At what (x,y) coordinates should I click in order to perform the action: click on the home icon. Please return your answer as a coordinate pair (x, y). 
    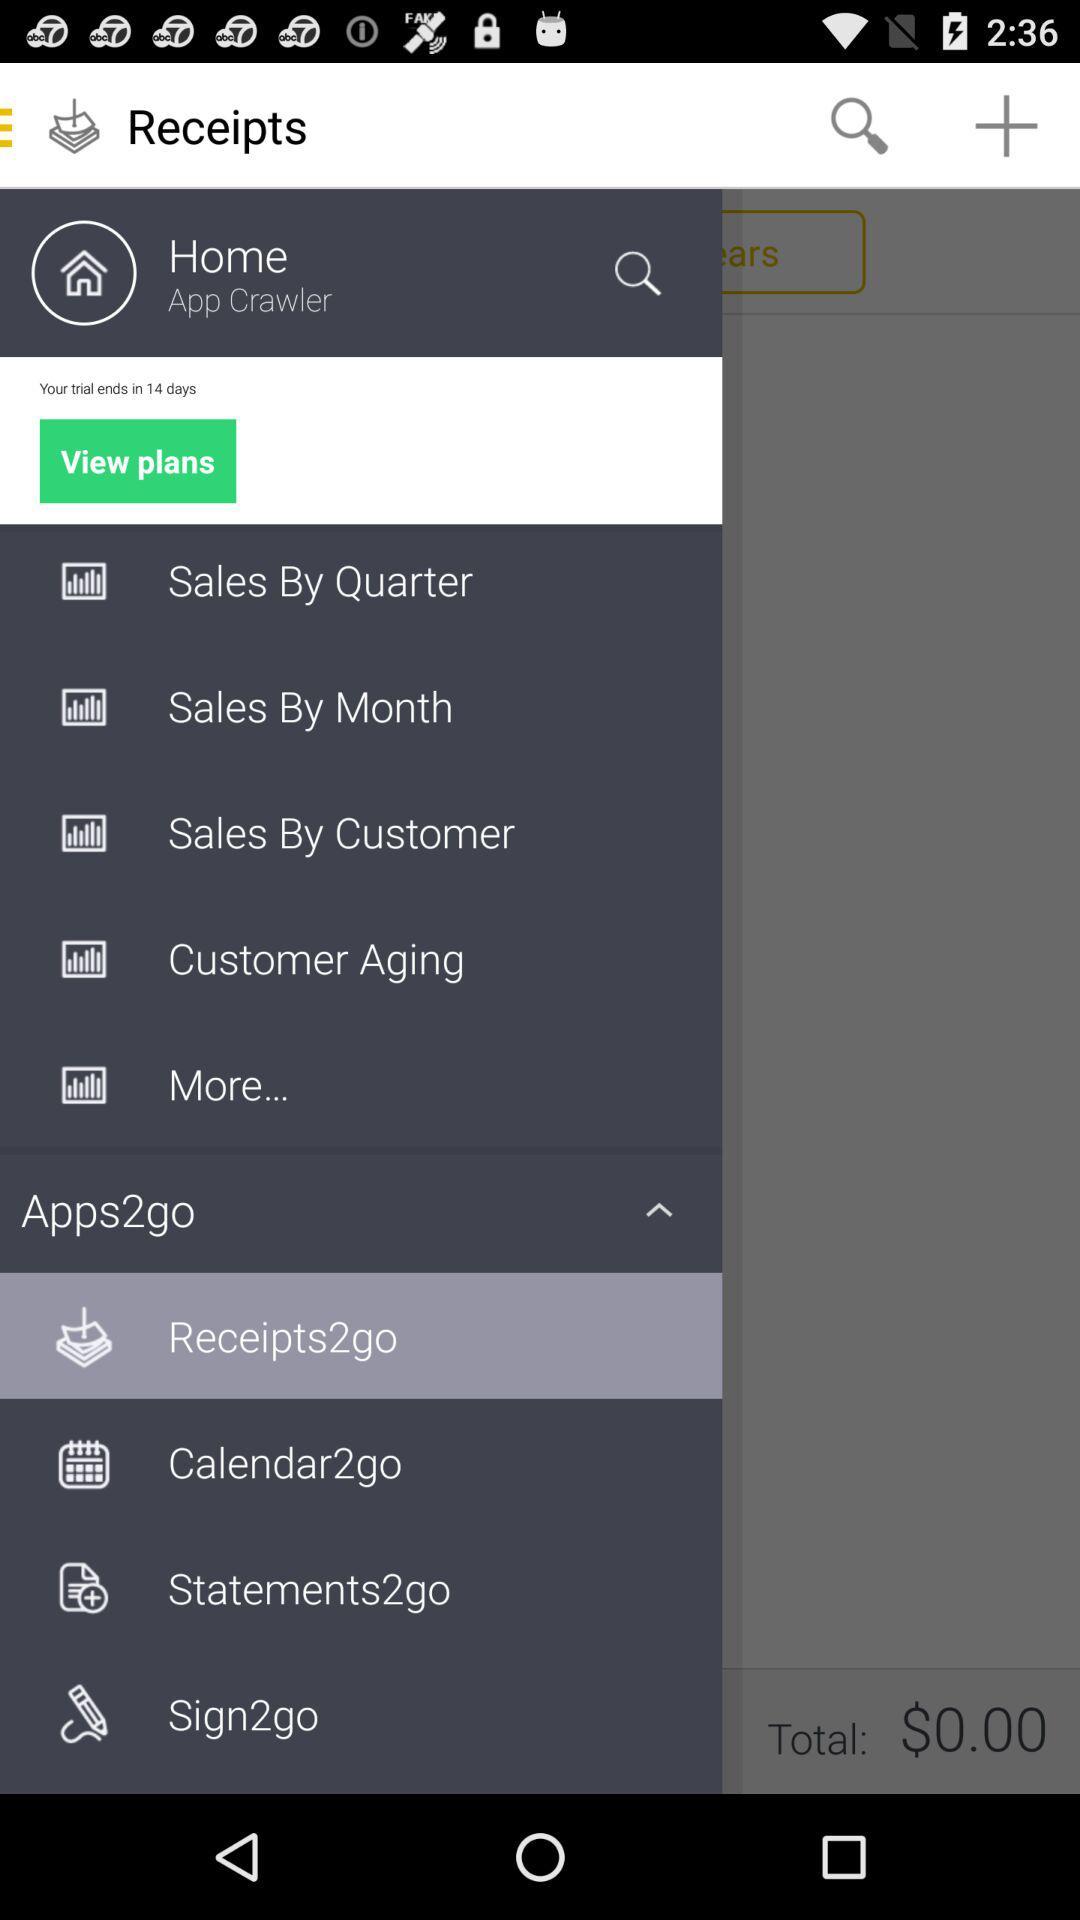
    Looking at the image, I should click on (83, 291).